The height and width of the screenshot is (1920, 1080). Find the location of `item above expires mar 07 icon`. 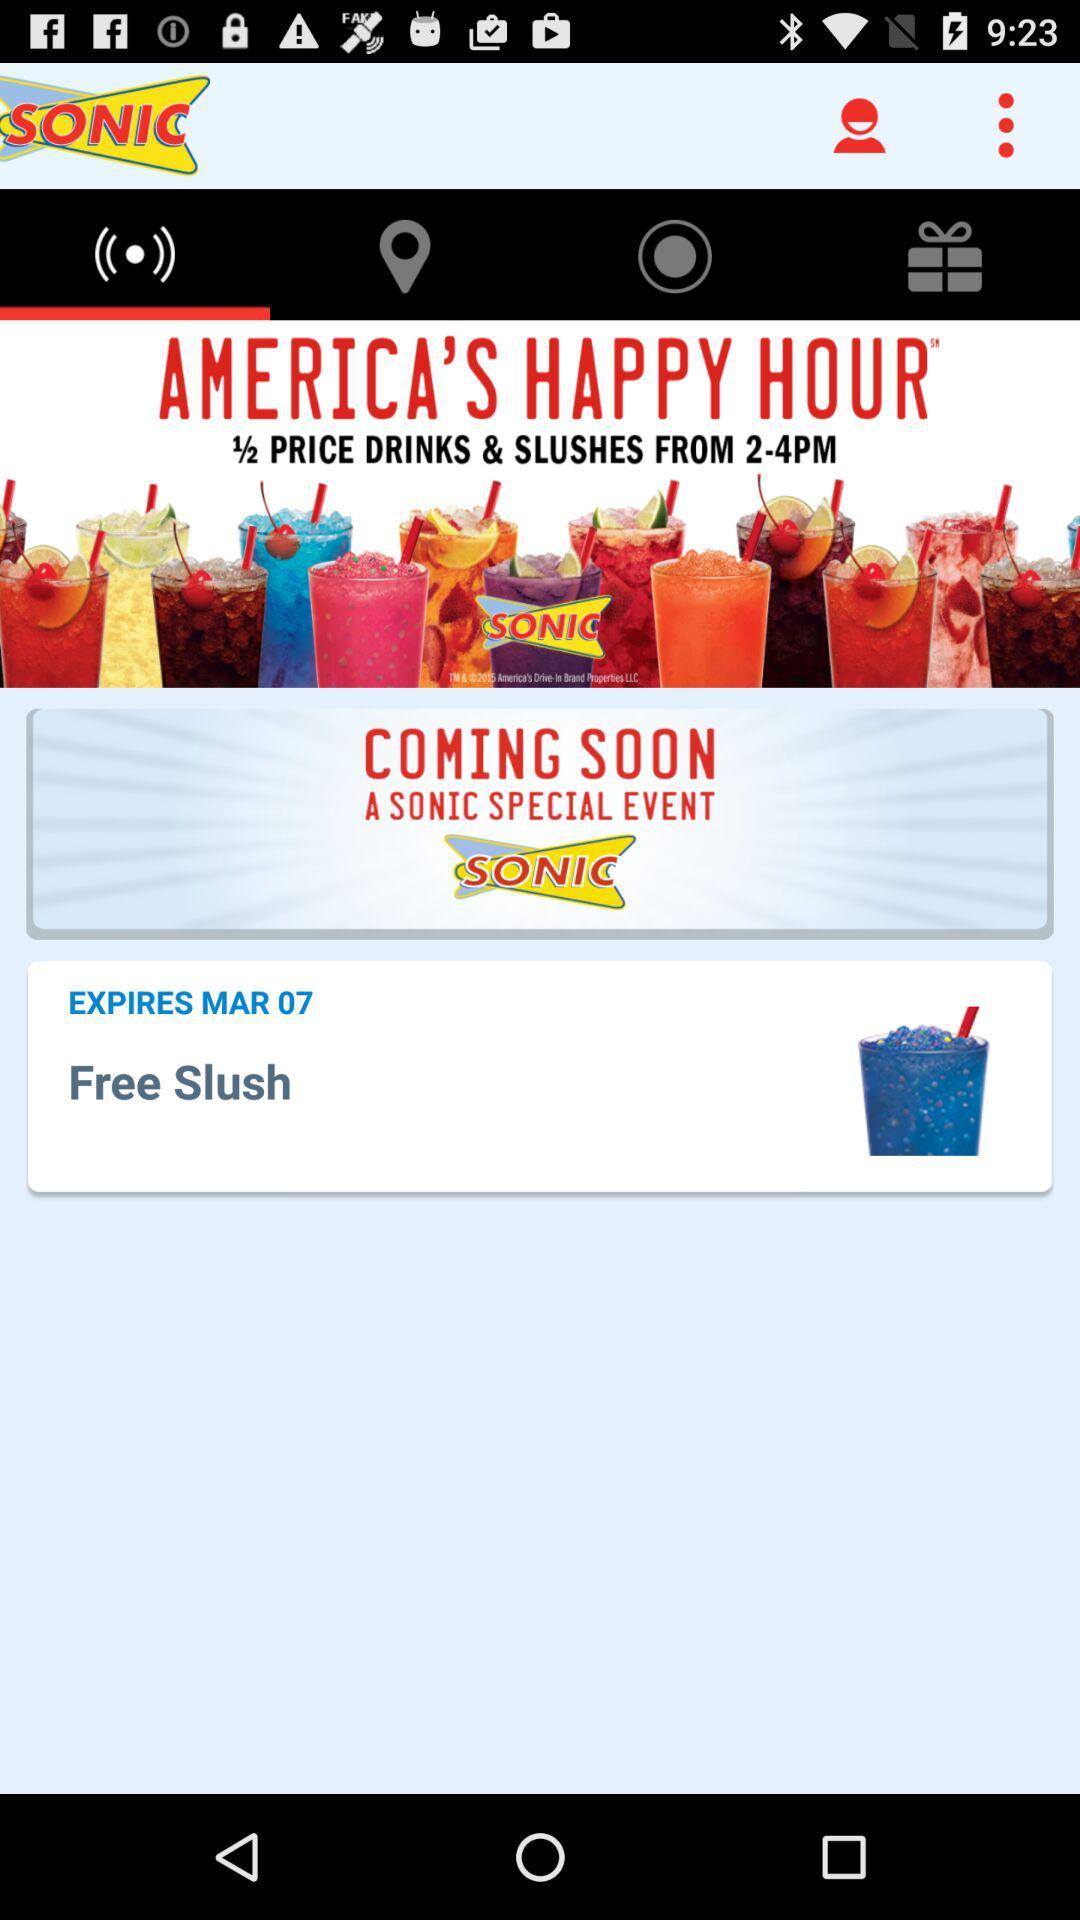

item above expires mar 07 icon is located at coordinates (540, 824).